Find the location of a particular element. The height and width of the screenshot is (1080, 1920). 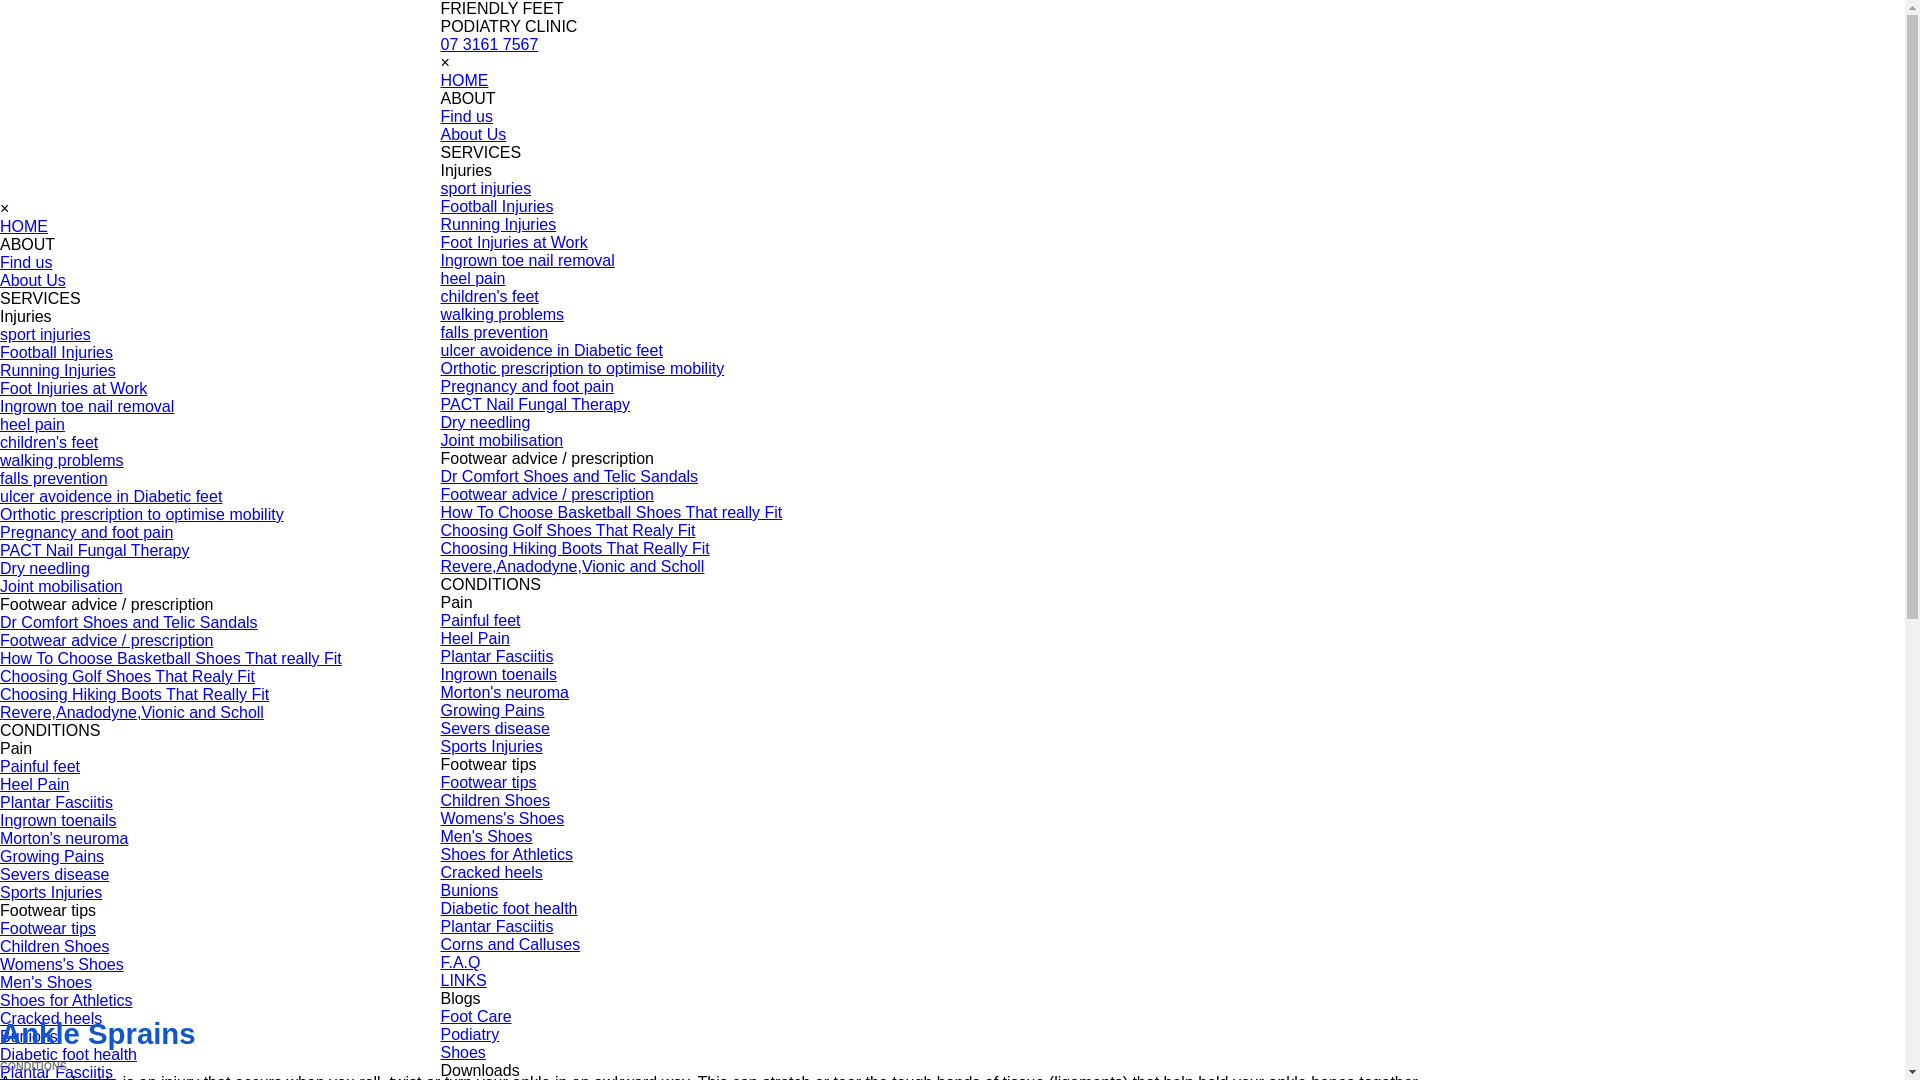

'Find us' is located at coordinates (25, 261).